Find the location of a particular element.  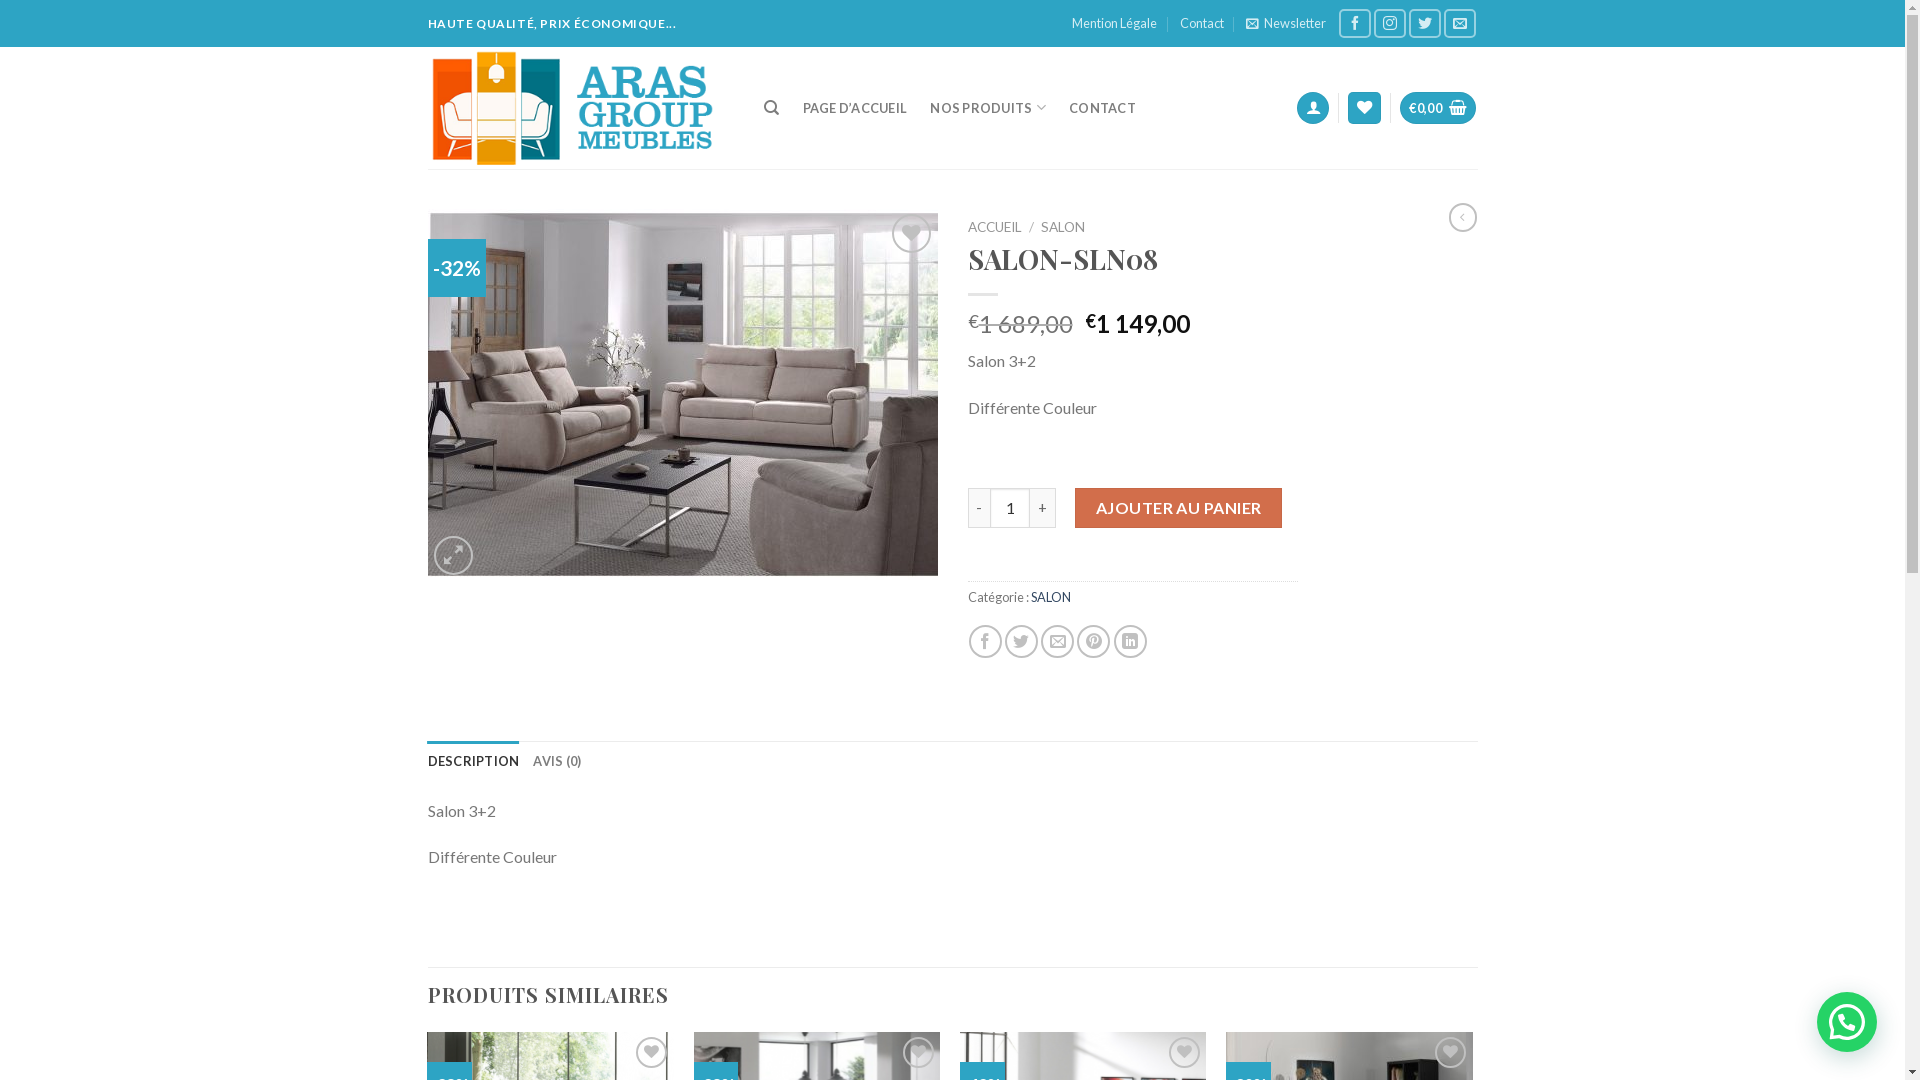

'AVIS (0)' is located at coordinates (556, 760).